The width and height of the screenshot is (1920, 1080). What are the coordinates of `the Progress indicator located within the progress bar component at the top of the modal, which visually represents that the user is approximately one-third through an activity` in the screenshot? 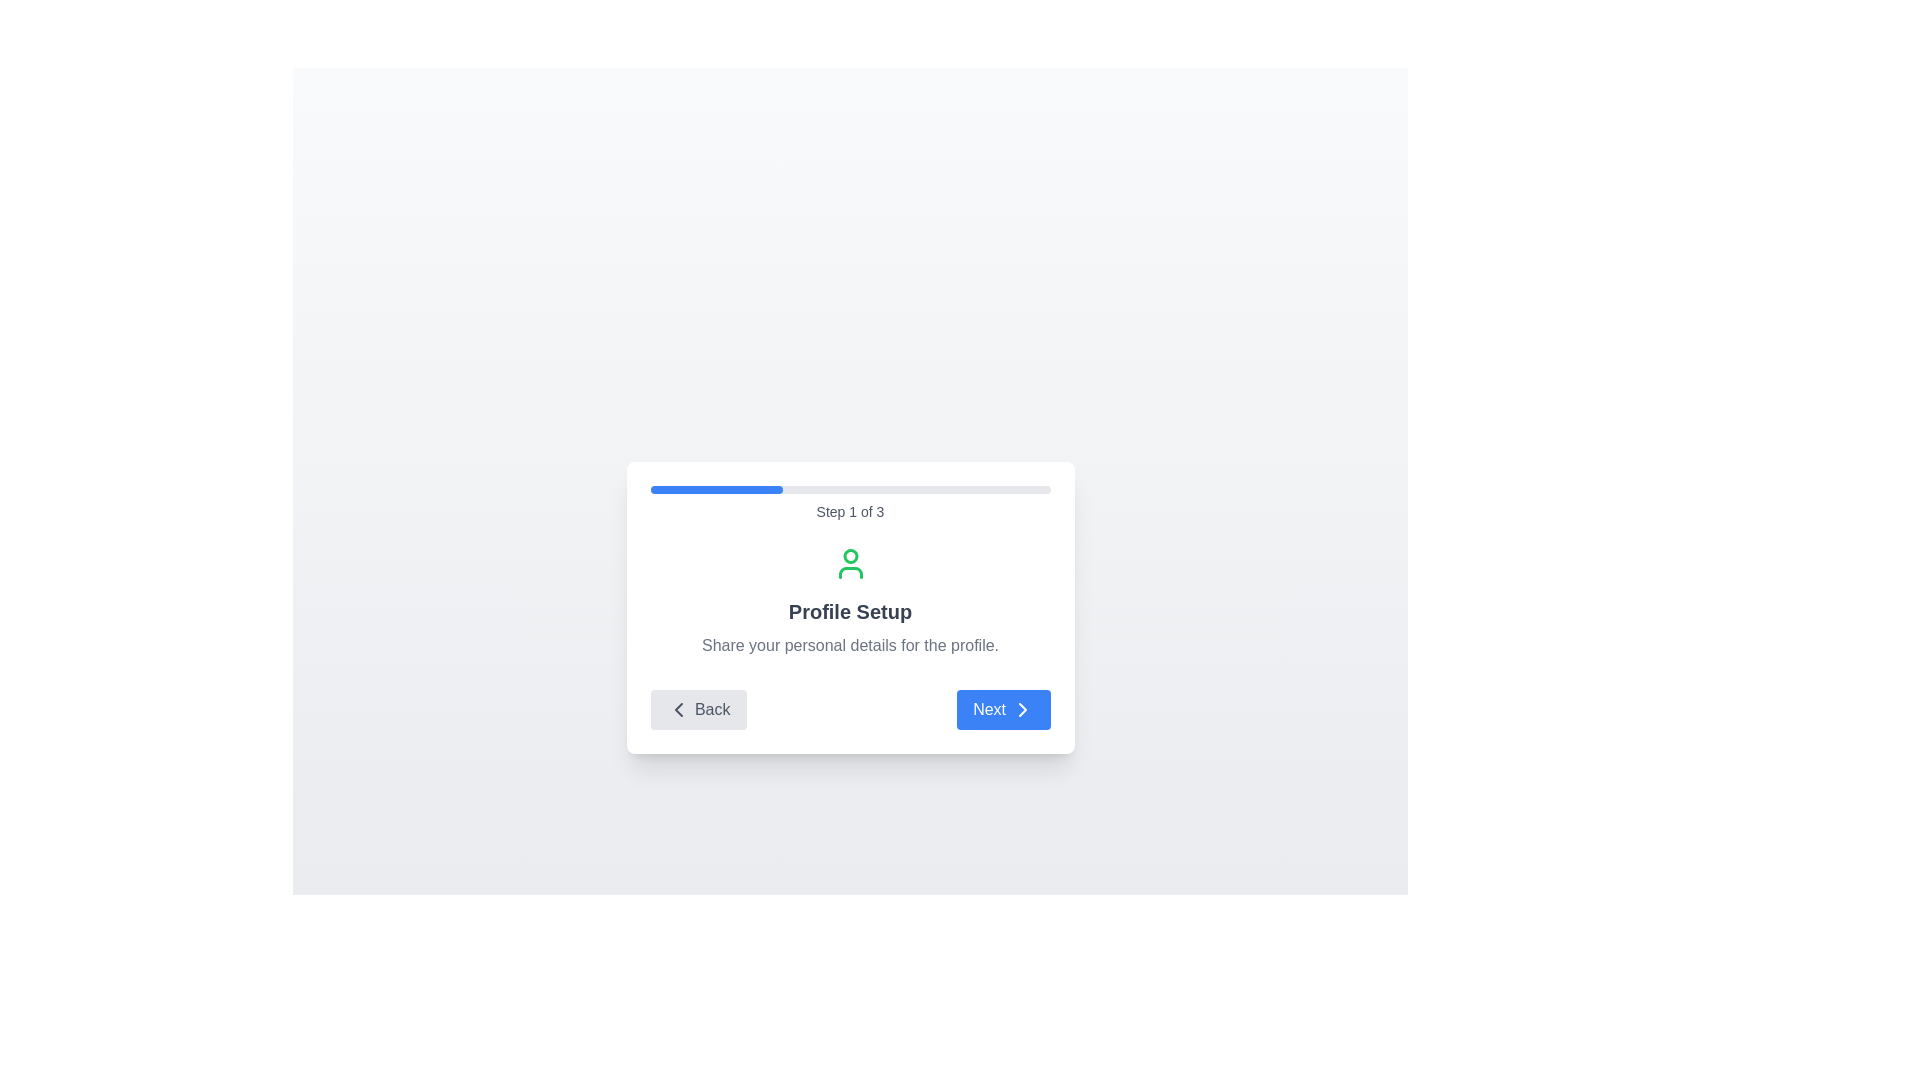 It's located at (716, 489).